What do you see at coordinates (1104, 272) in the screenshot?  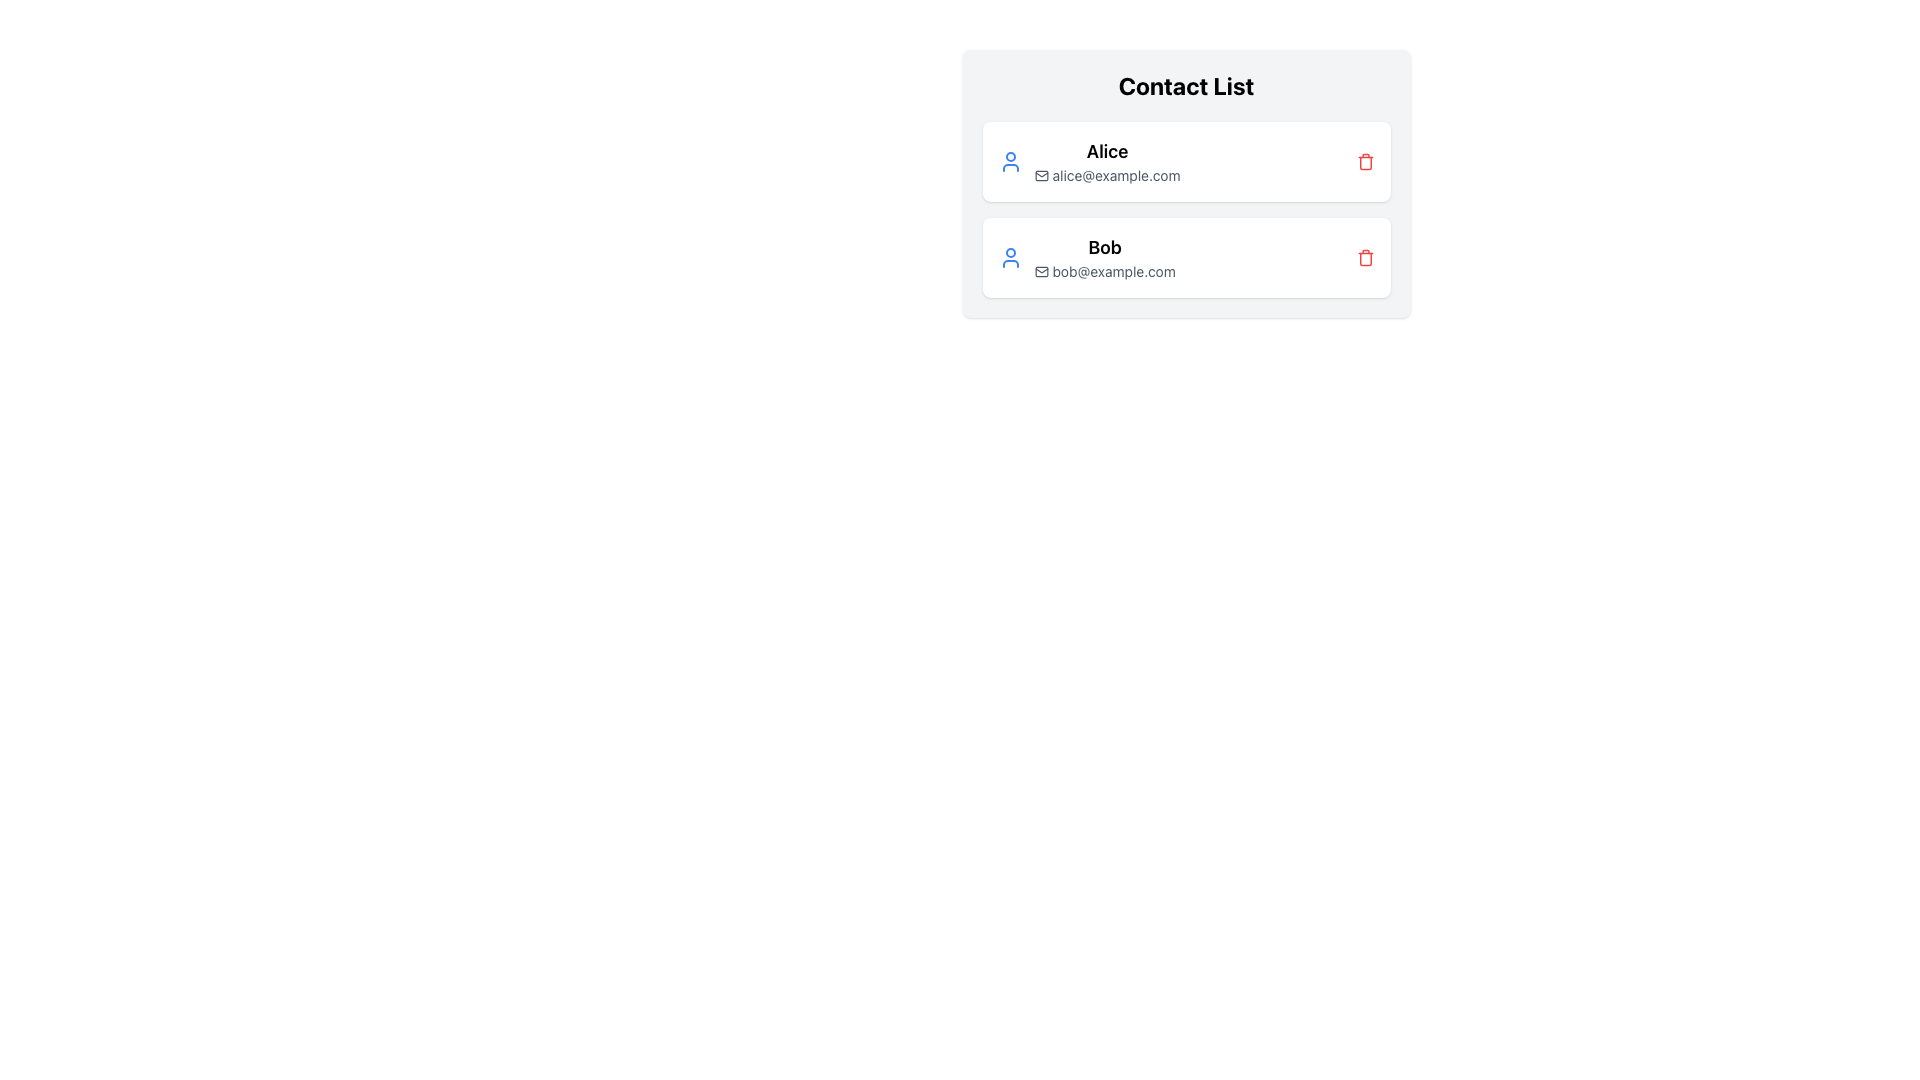 I see `the email address element displaying 'bob@example.com' associated with the contact 'Bob'` at bounding box center [1104, 272].